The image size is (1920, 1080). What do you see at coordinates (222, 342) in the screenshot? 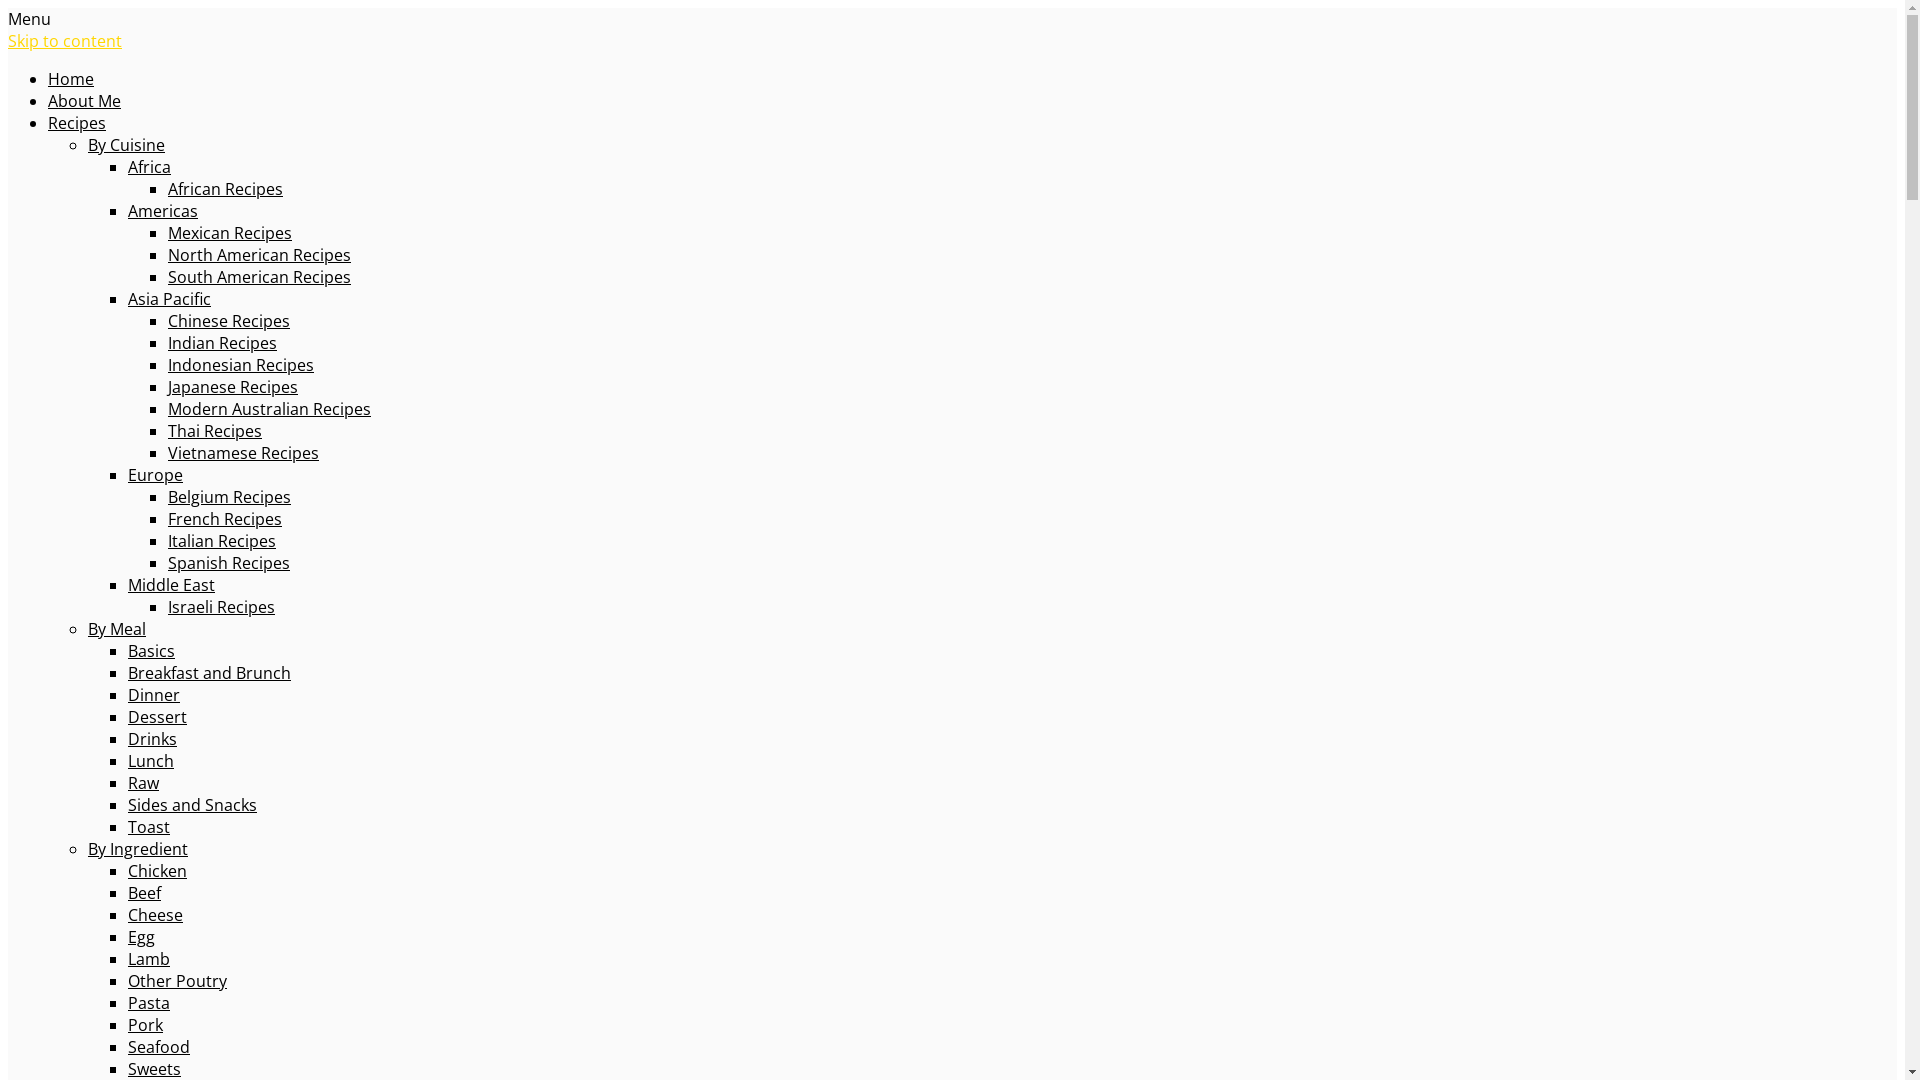
I see `'Indian Recipes'` at bounding box center [222, 342].